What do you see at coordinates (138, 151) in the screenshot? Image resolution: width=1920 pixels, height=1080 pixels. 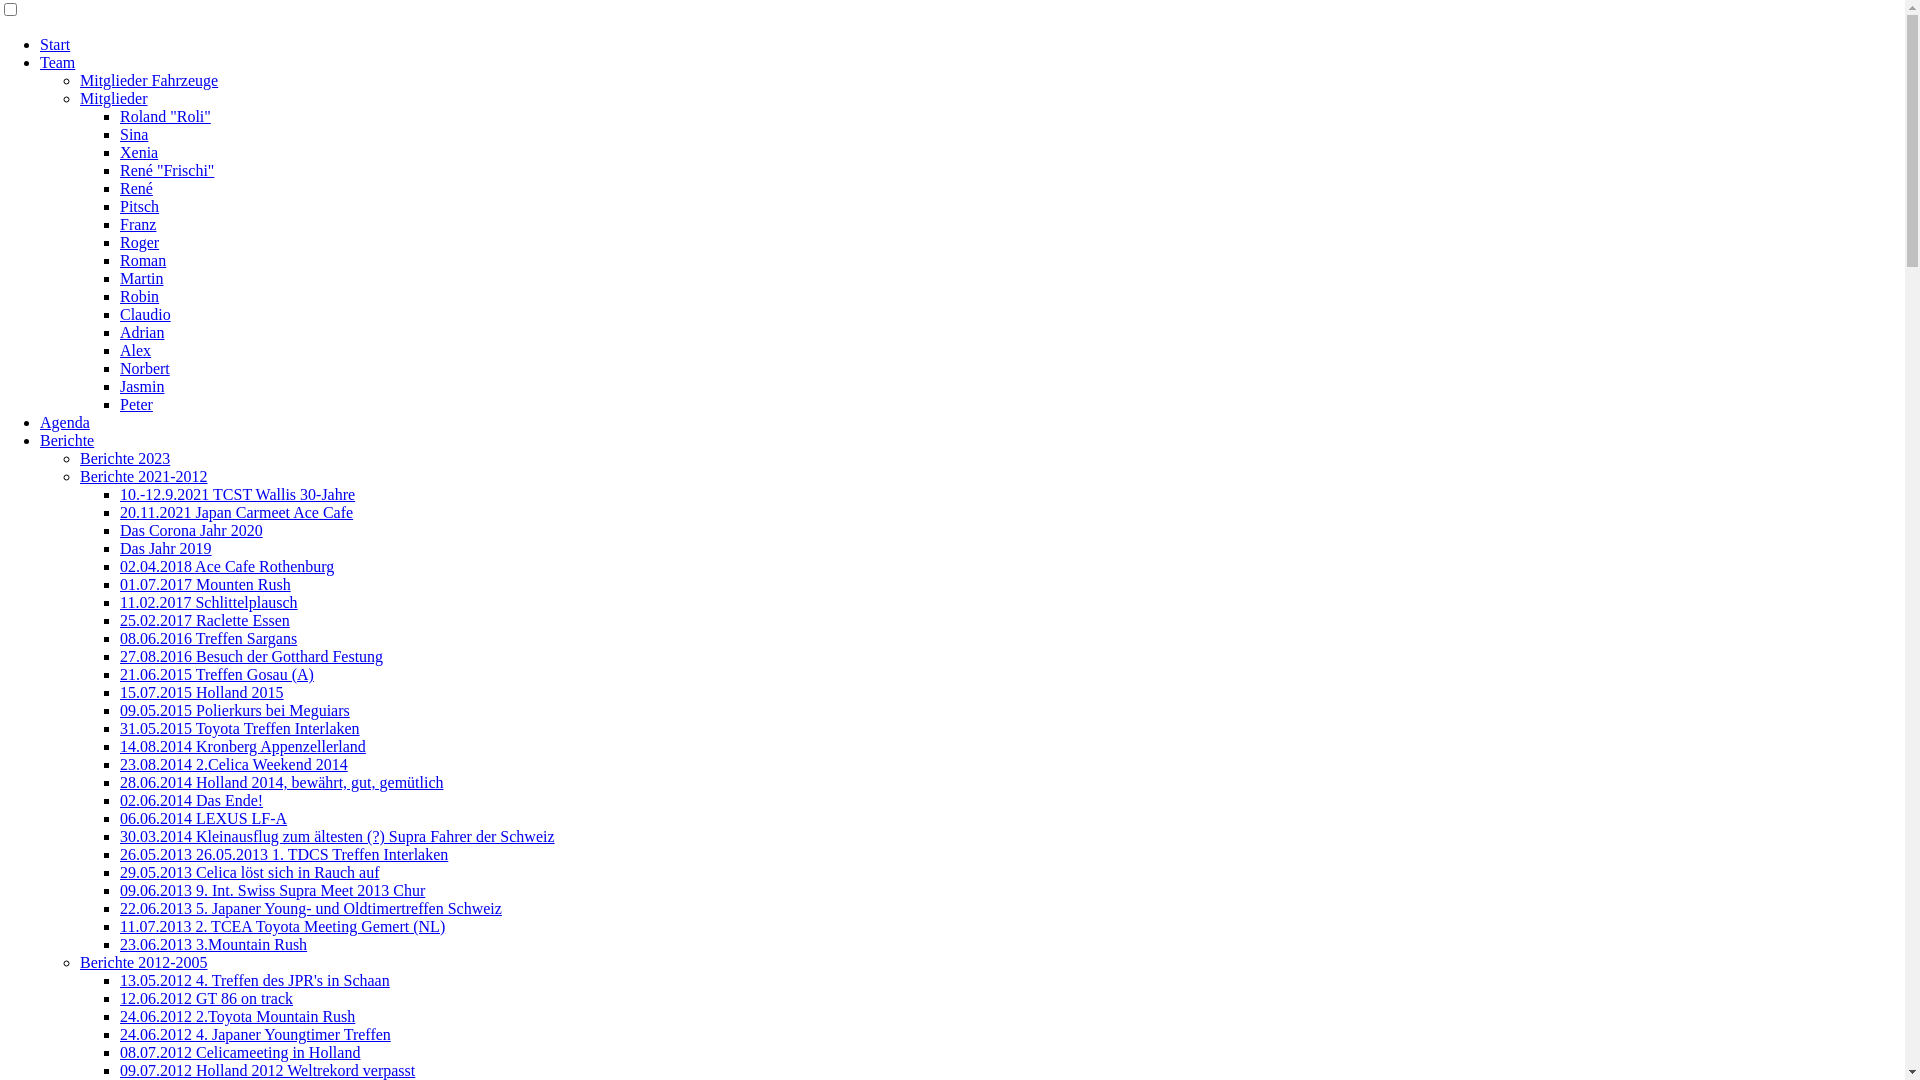 I see `'Xenia'` at bounding box center [138, 151].